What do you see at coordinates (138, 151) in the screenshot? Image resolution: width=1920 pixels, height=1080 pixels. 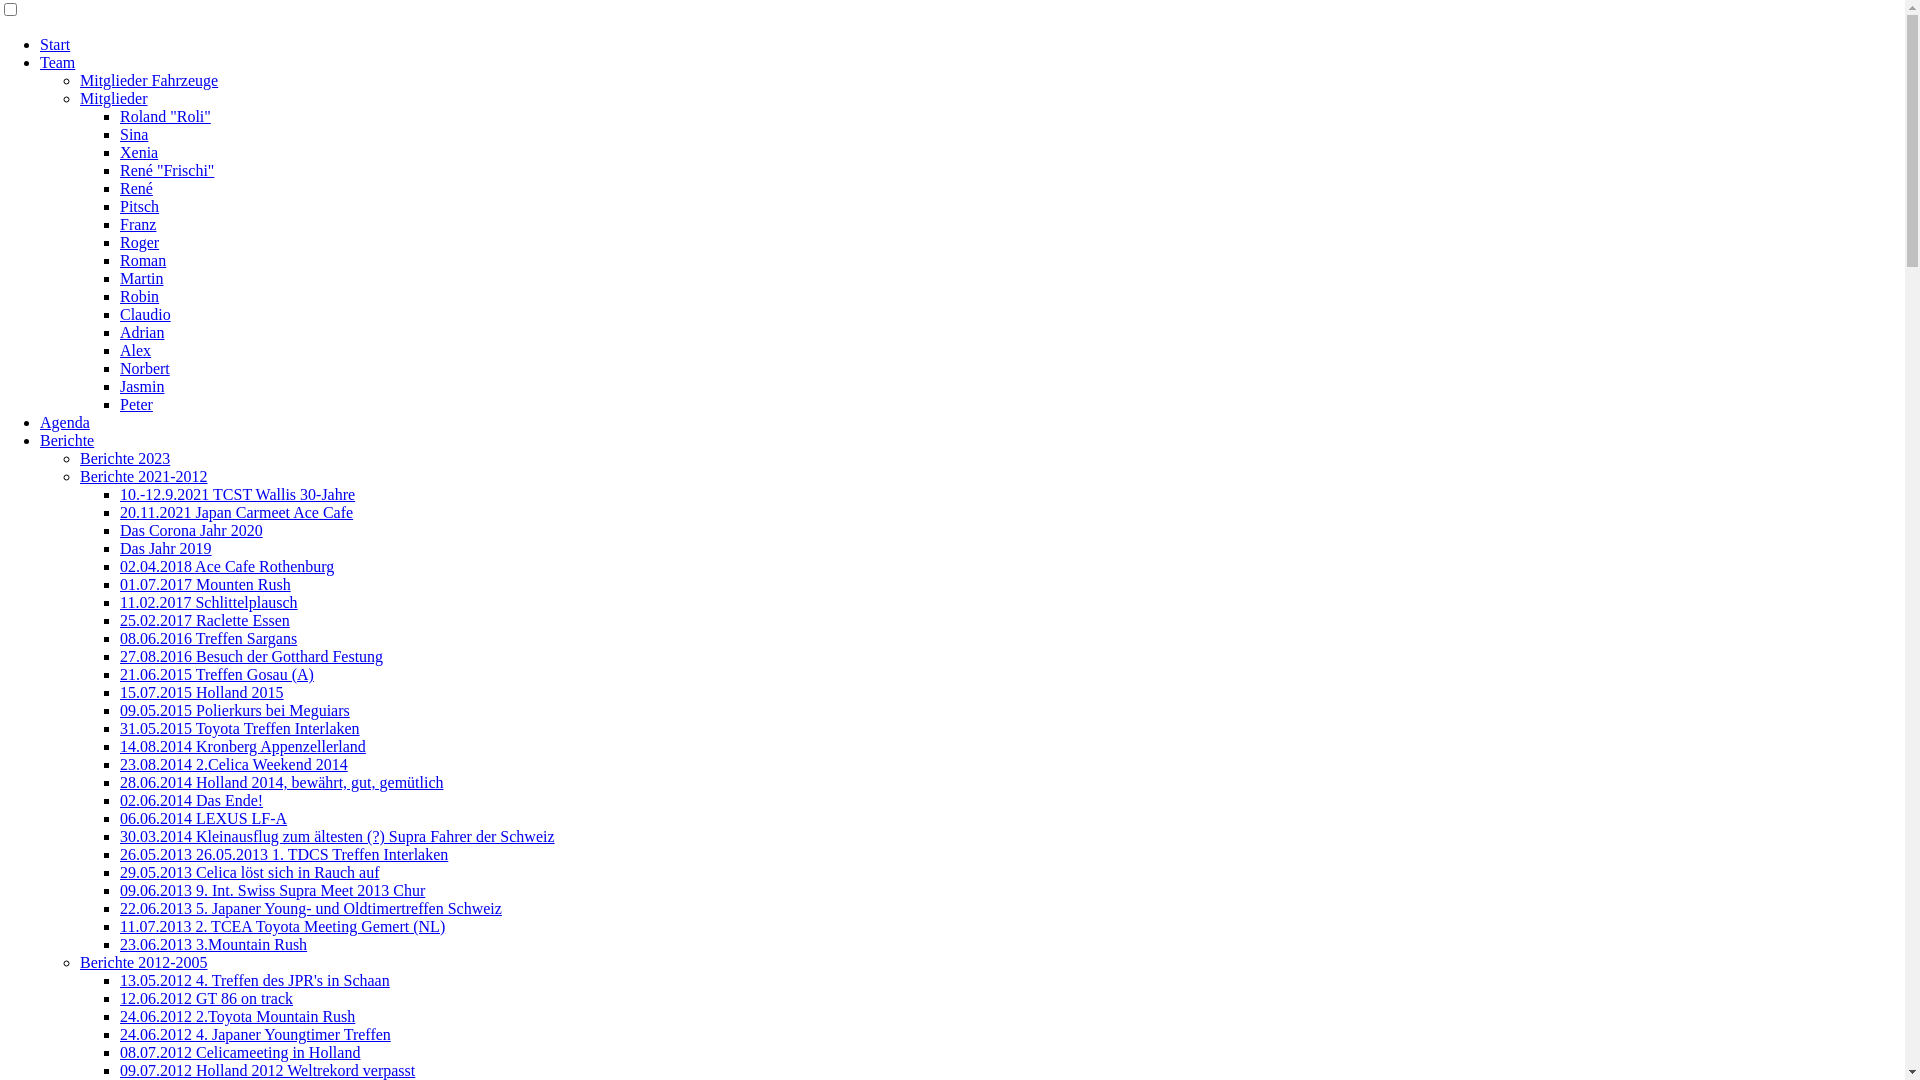 I see `'Xenia'` at bounding box center [138, 151].